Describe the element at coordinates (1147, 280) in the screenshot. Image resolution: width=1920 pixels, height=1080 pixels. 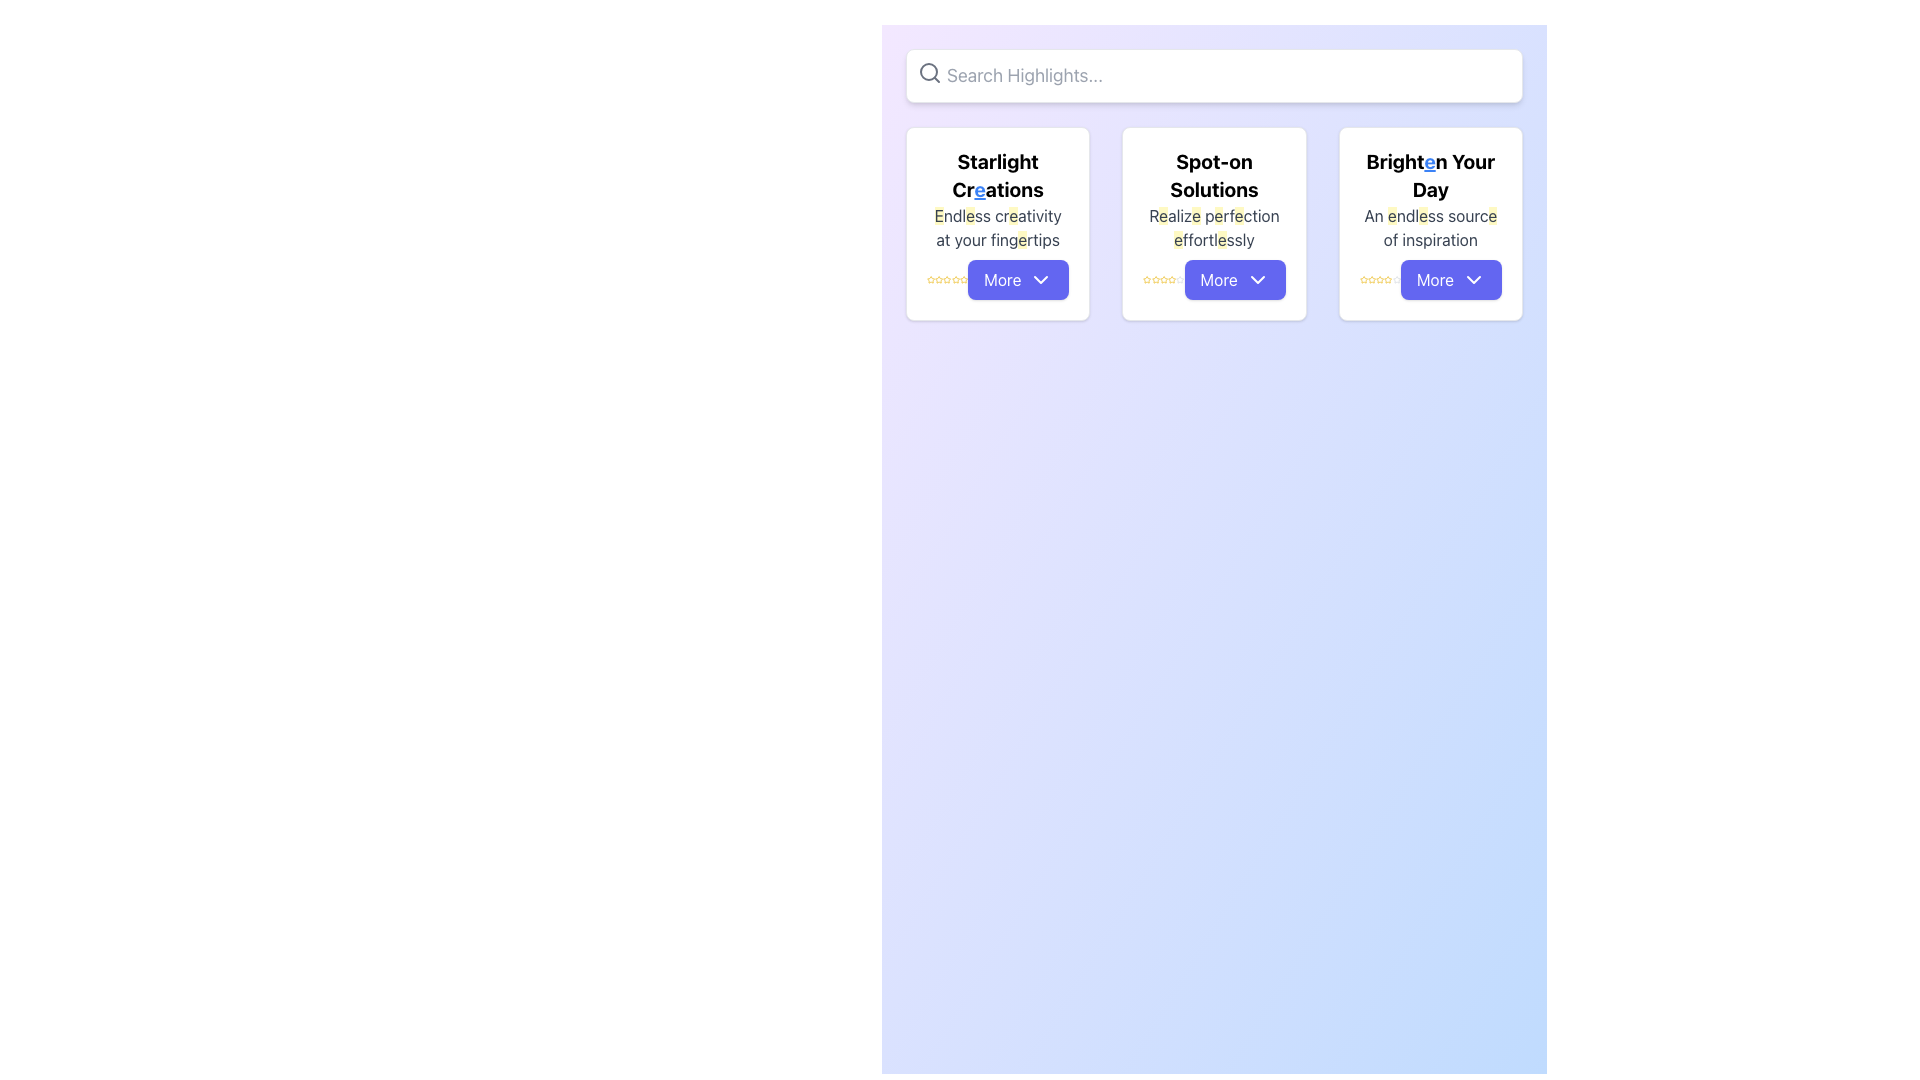
I see `the first star-shaped rating icon, which is yellow and located beneath the text 'Spot-on Solutions' in the middle card of three cards in a grid layout` at that location.